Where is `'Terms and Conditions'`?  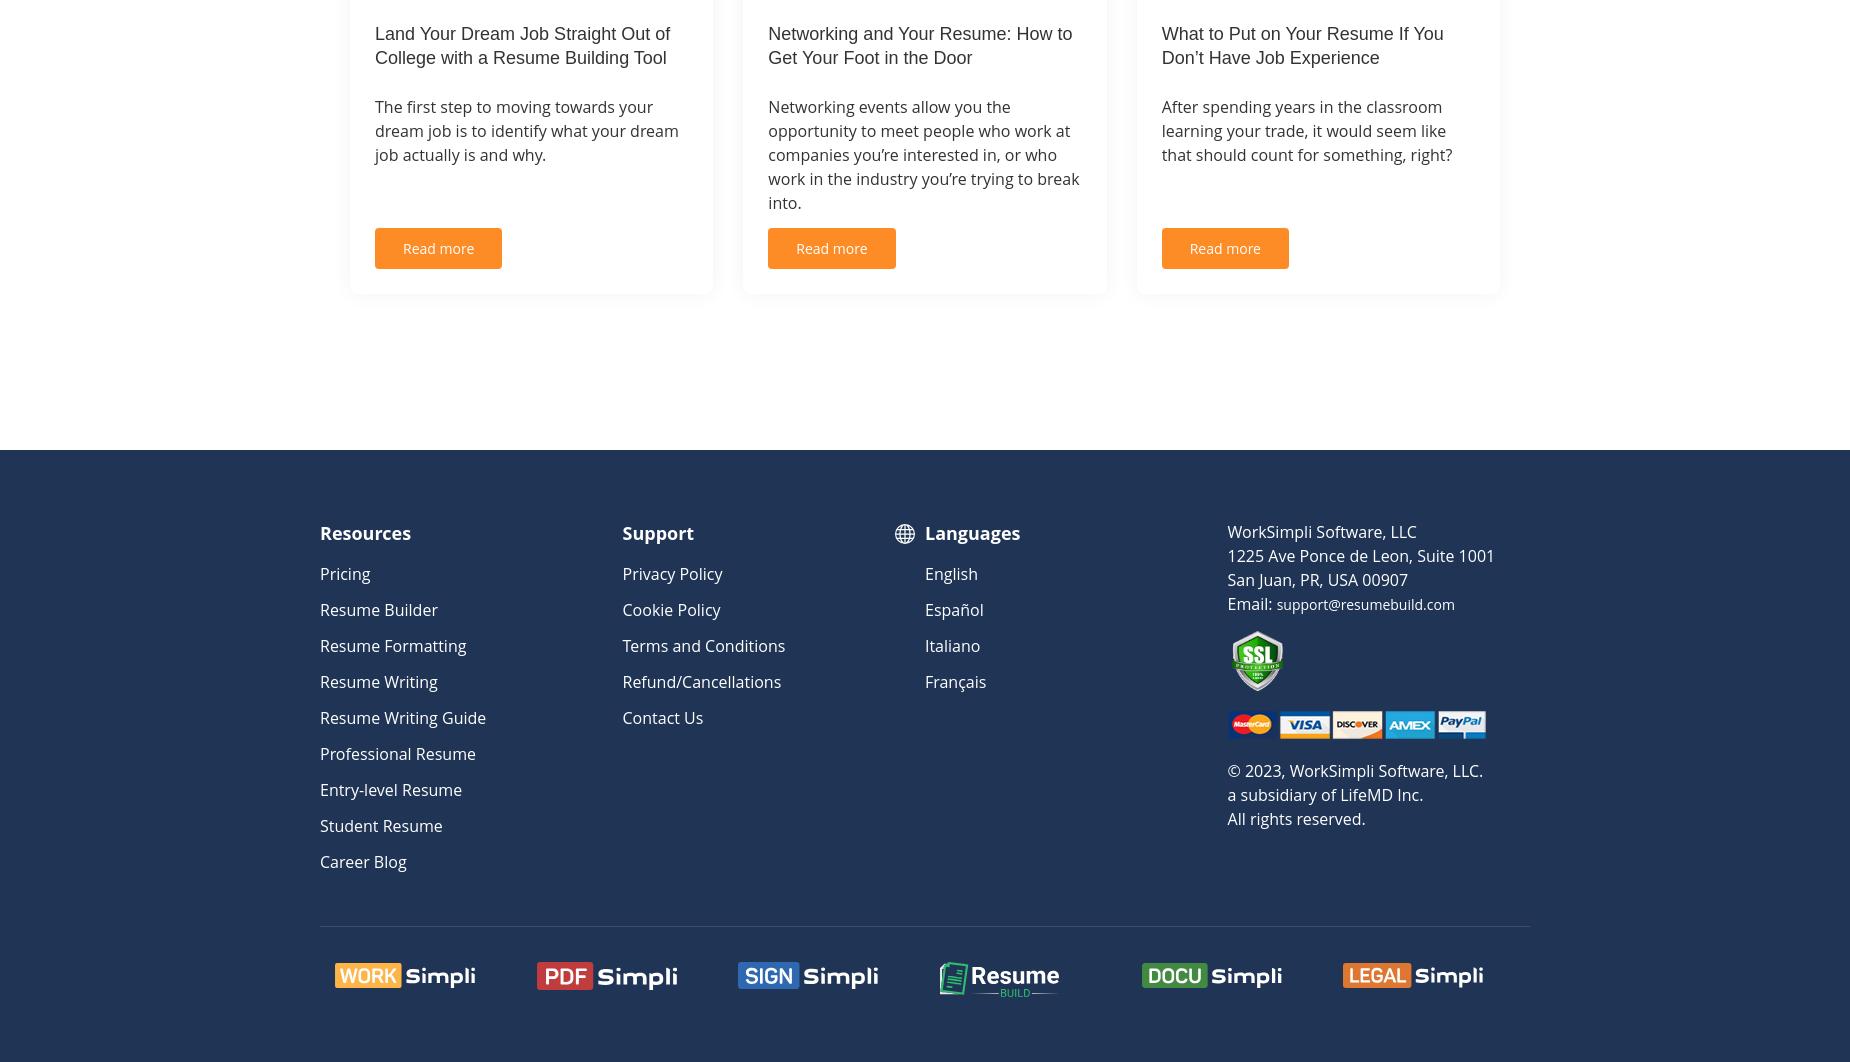
'Terms and Conditions' is located at coordinates (703, 644).